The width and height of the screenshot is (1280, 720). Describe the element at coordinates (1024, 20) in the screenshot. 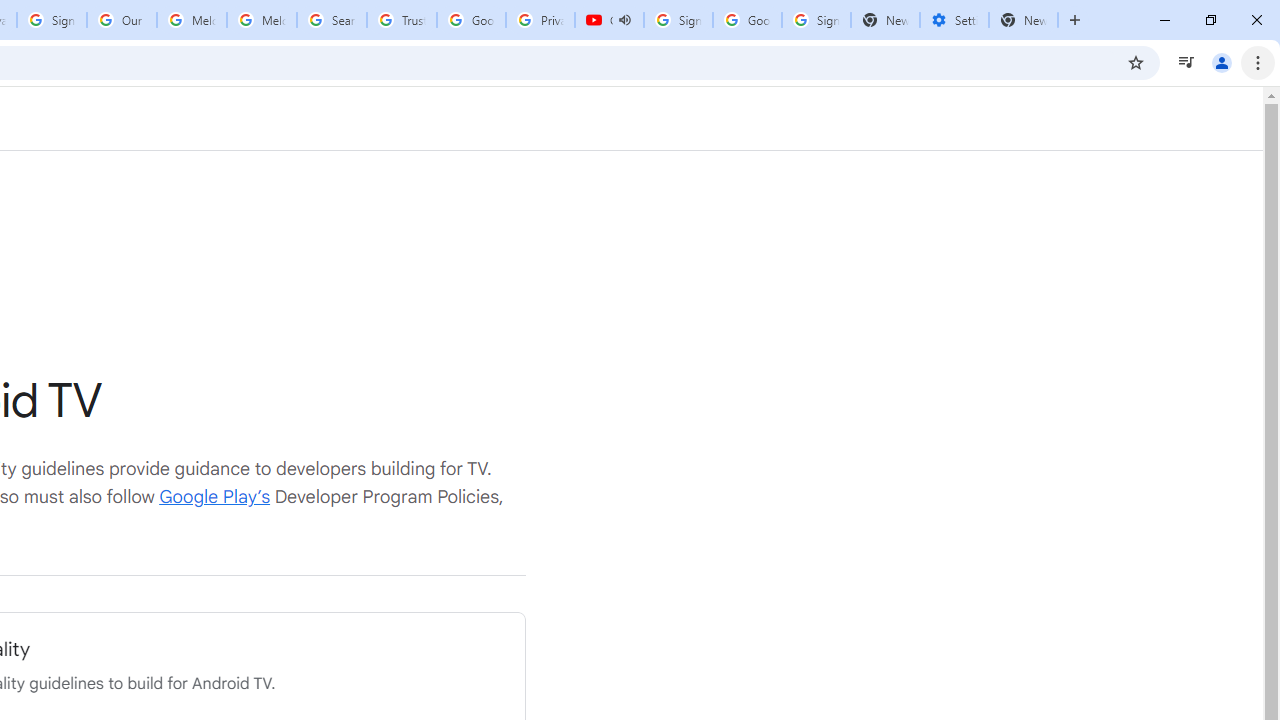

I see `'New Tab'` at that location.